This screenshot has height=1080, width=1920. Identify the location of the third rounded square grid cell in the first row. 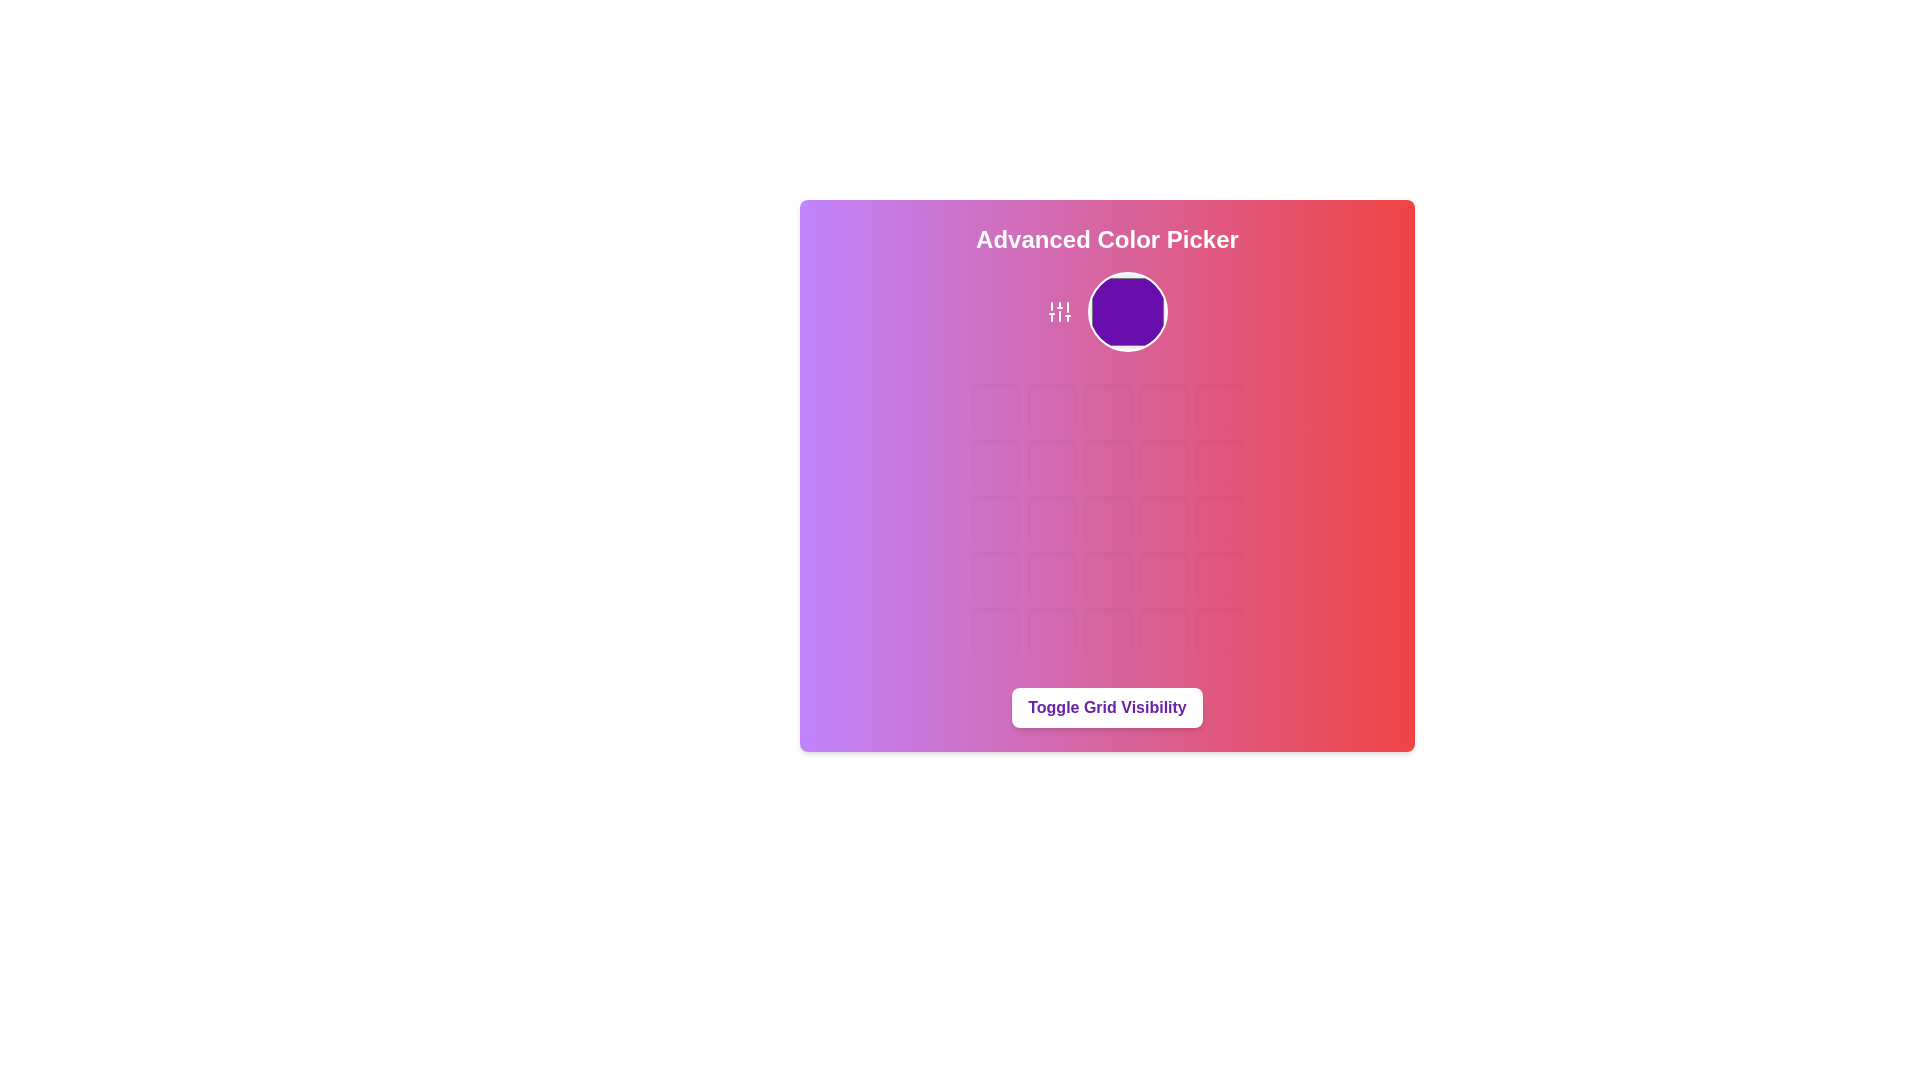
(1106, 407).